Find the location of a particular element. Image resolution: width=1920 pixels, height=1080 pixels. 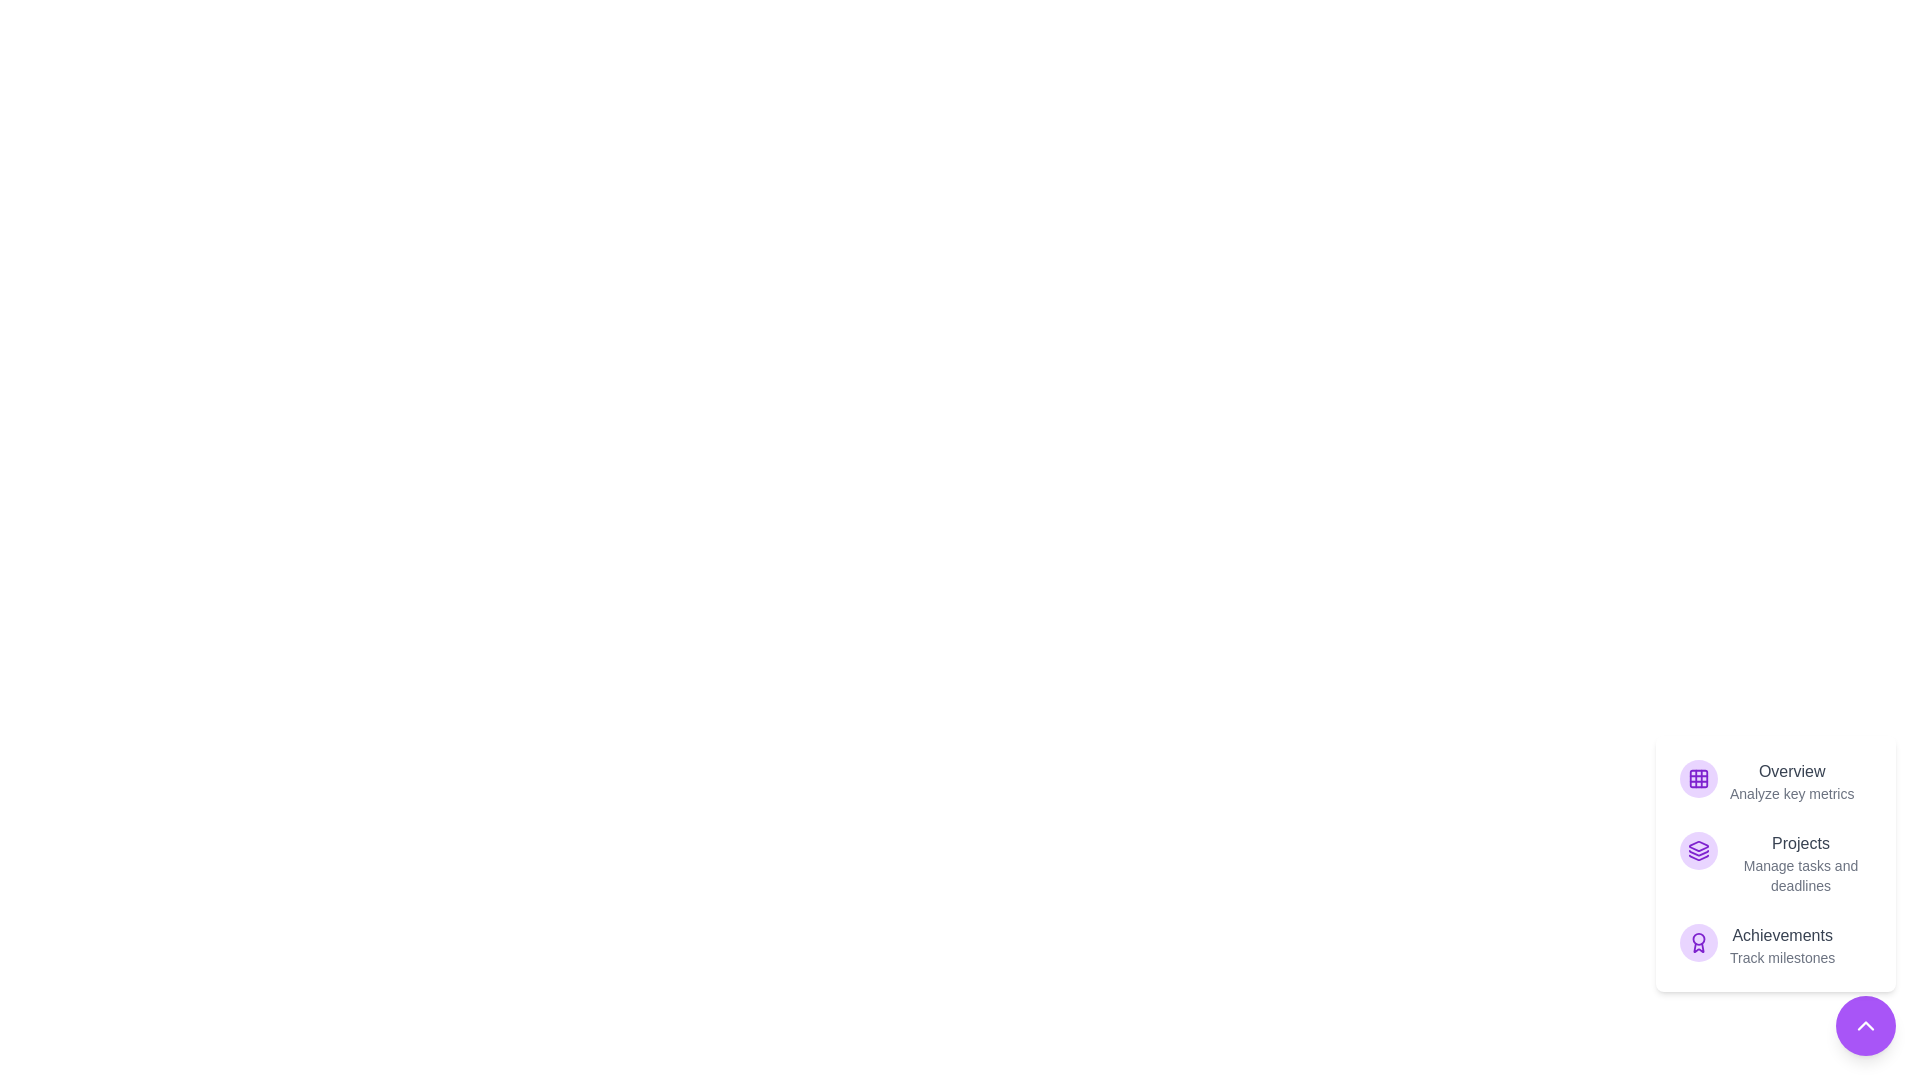

the item labeled Projects to observe its hover effect is located at coordinates (1776, 863).